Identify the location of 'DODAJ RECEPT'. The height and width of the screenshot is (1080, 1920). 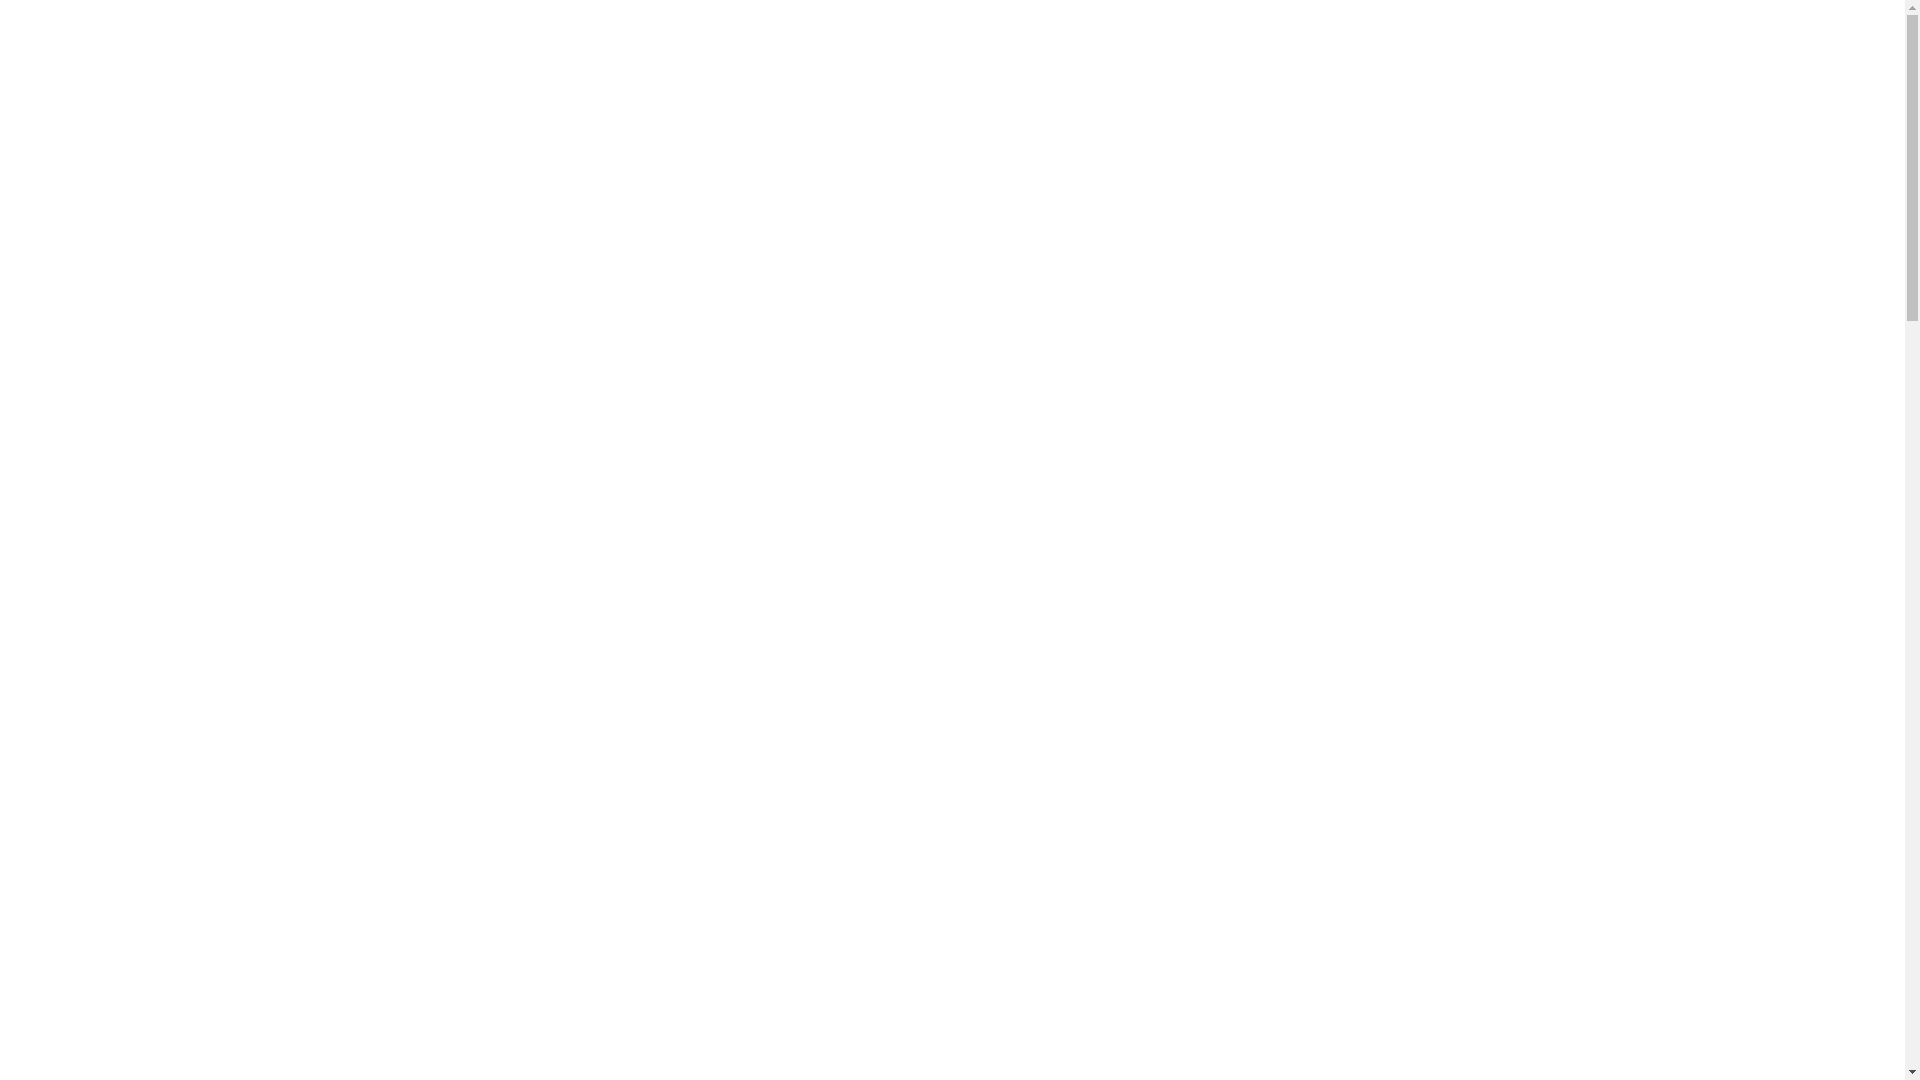
(1492, 45).